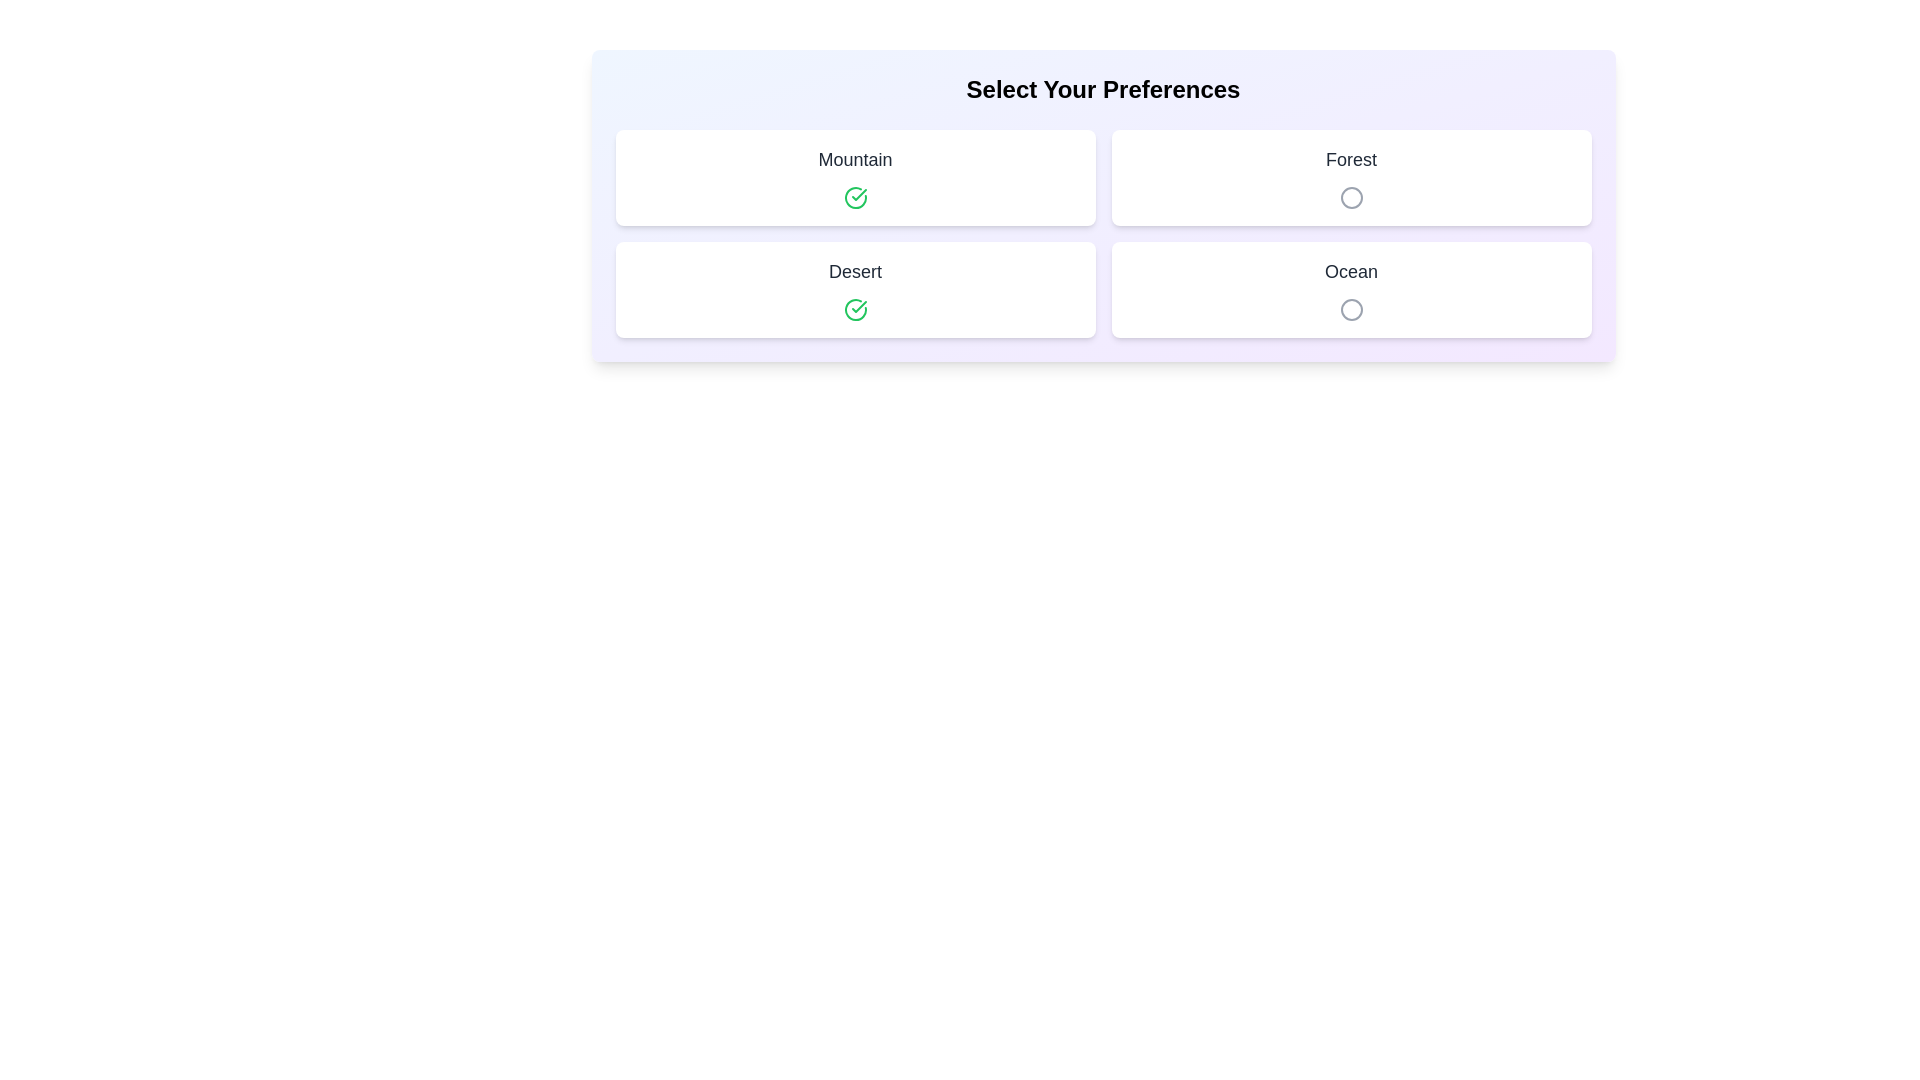 This screenshot has width=1920, height=1080. Describe the element at coordinates (855, 289) in the screenshot. I see `the item labeled Desert to observe its hover effect` at that location.